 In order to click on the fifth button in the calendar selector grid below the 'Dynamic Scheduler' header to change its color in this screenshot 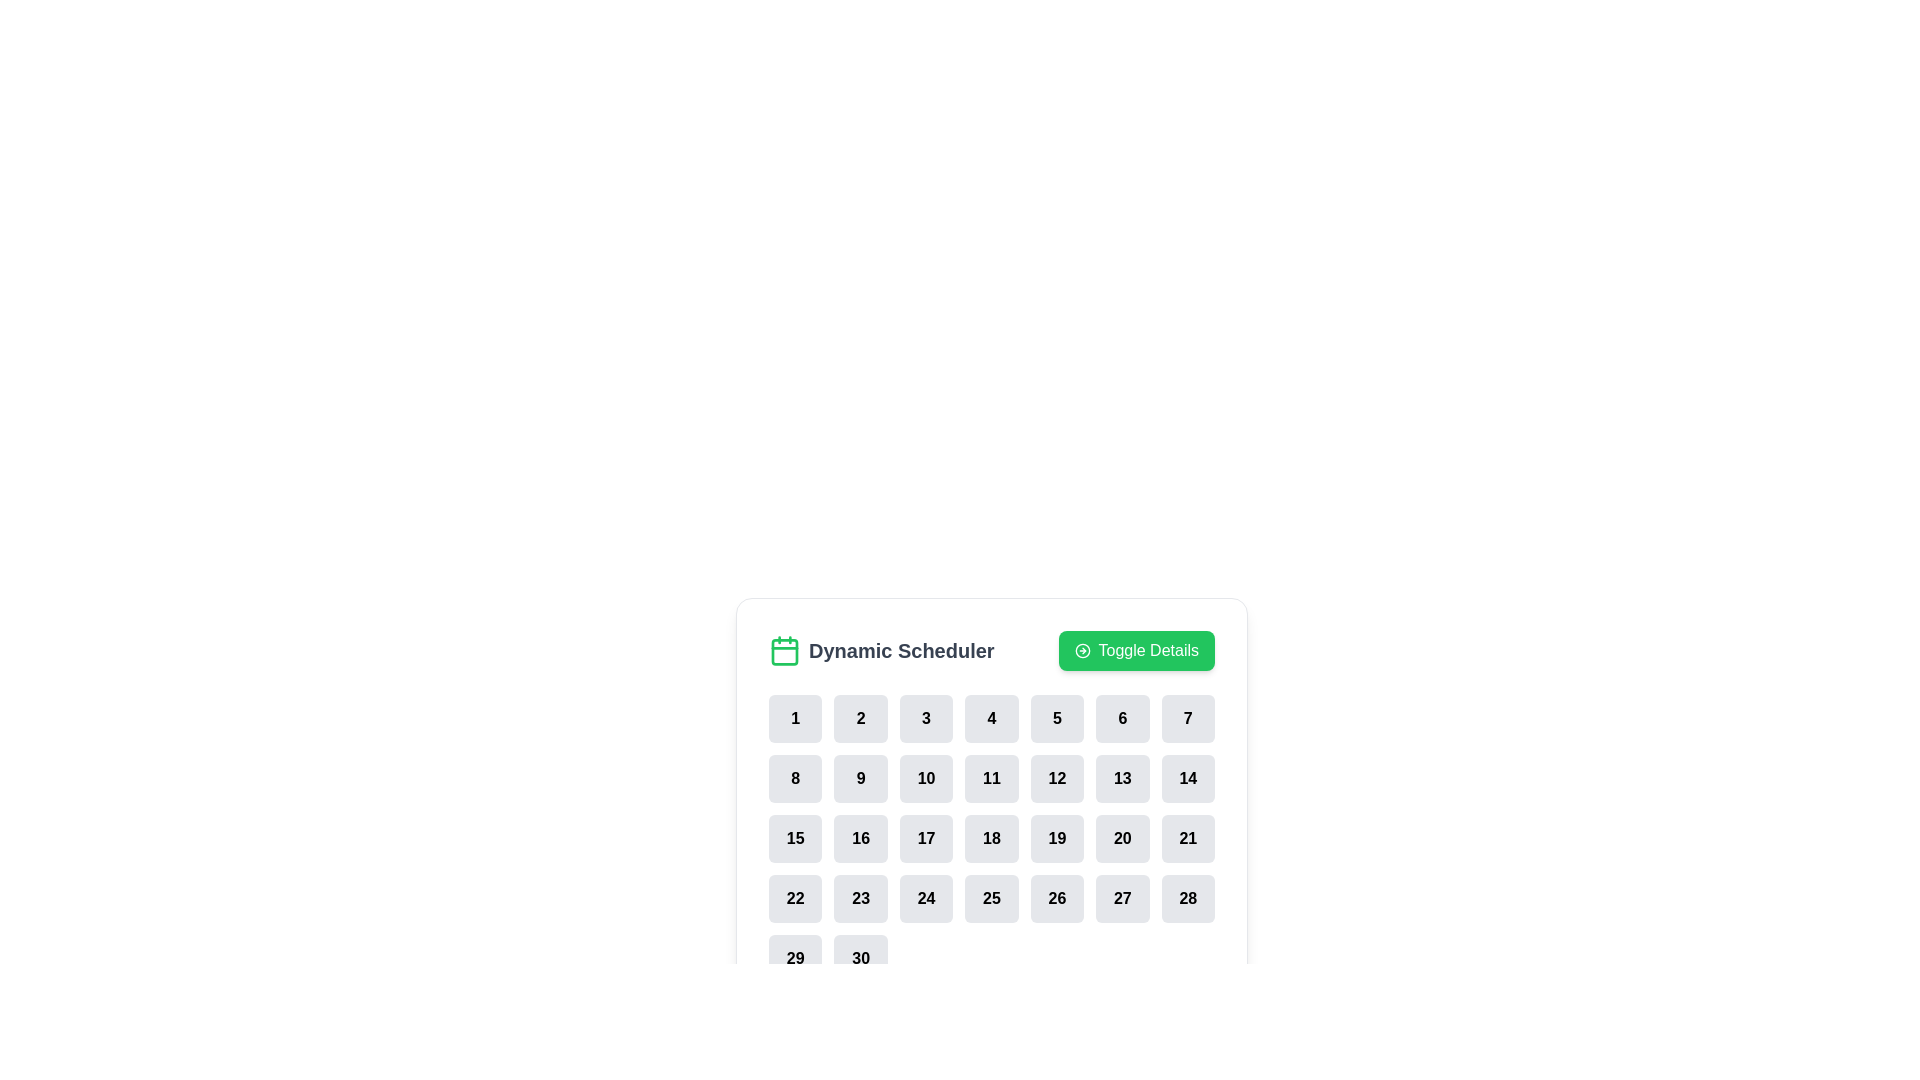, I will do `click(1056, 717)`.